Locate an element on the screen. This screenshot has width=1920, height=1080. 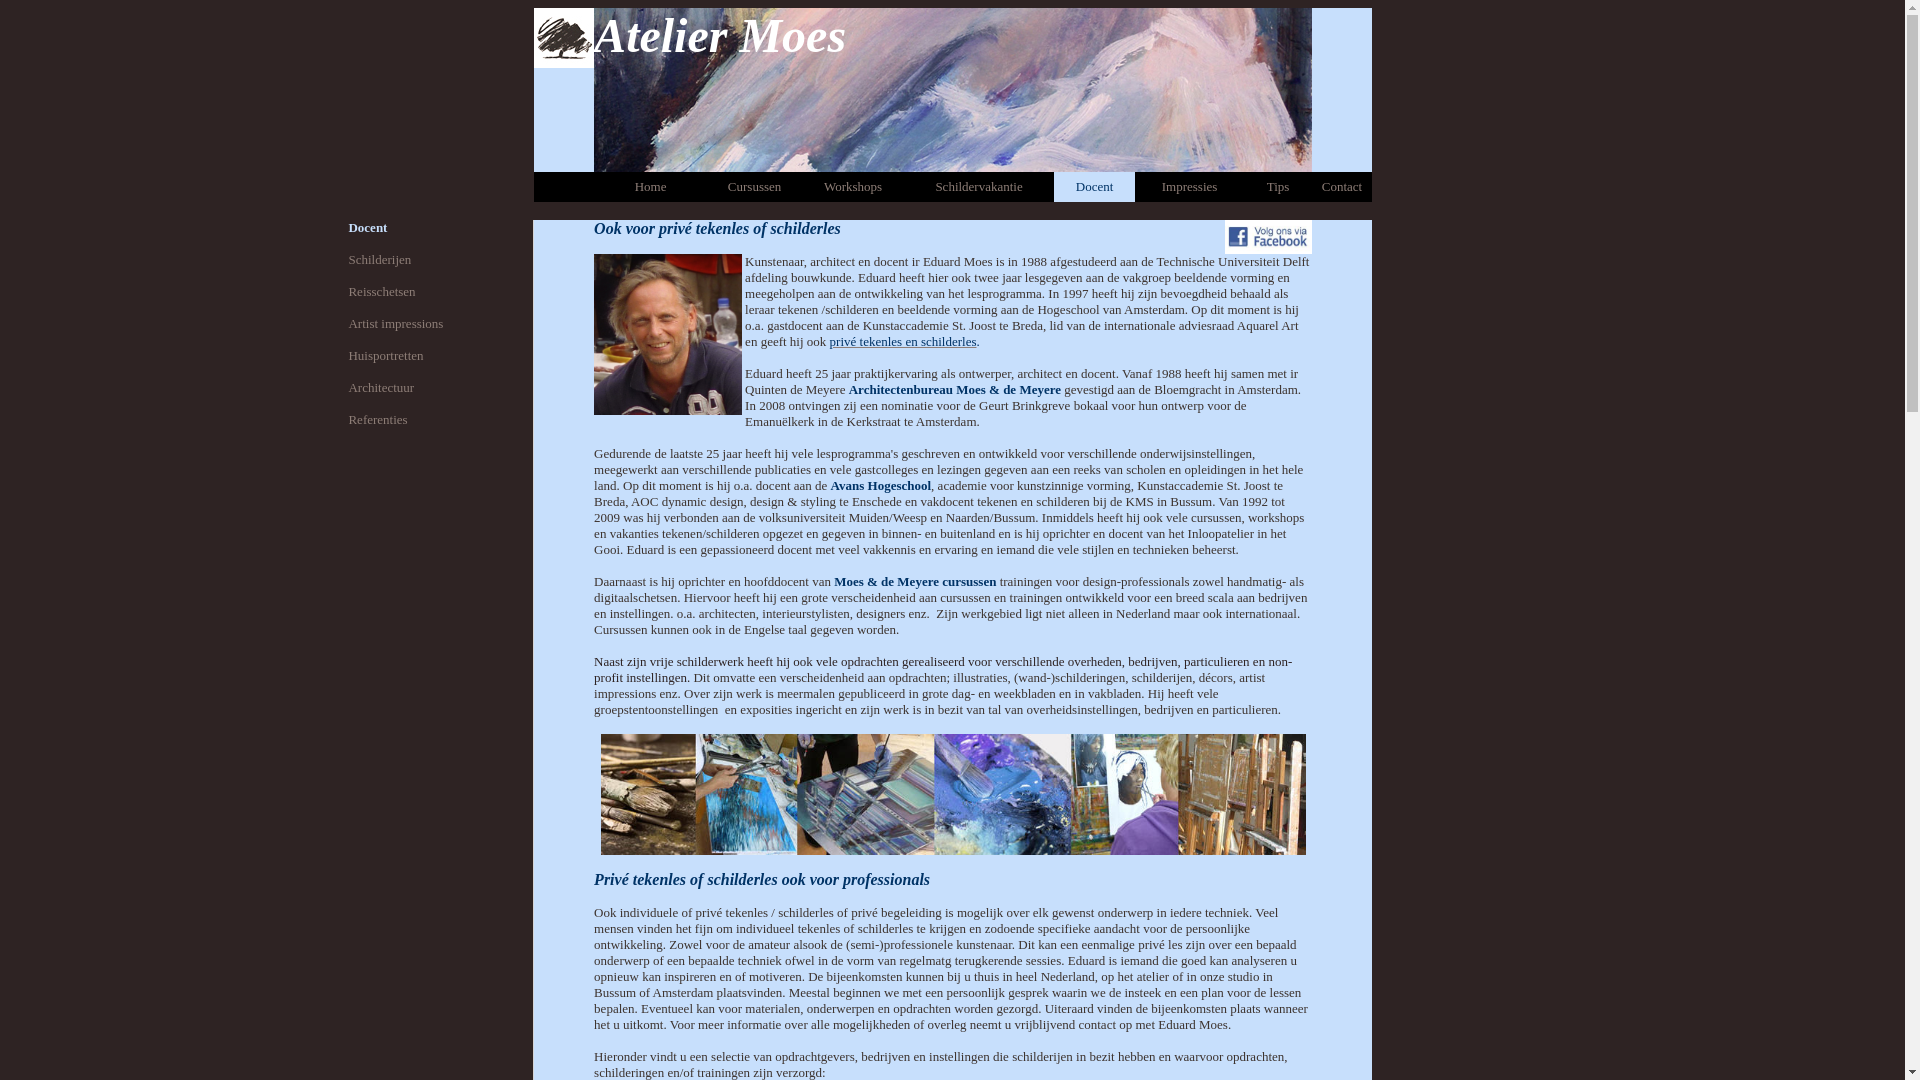
'Huisportretten' is located at coordinates (385, 354).